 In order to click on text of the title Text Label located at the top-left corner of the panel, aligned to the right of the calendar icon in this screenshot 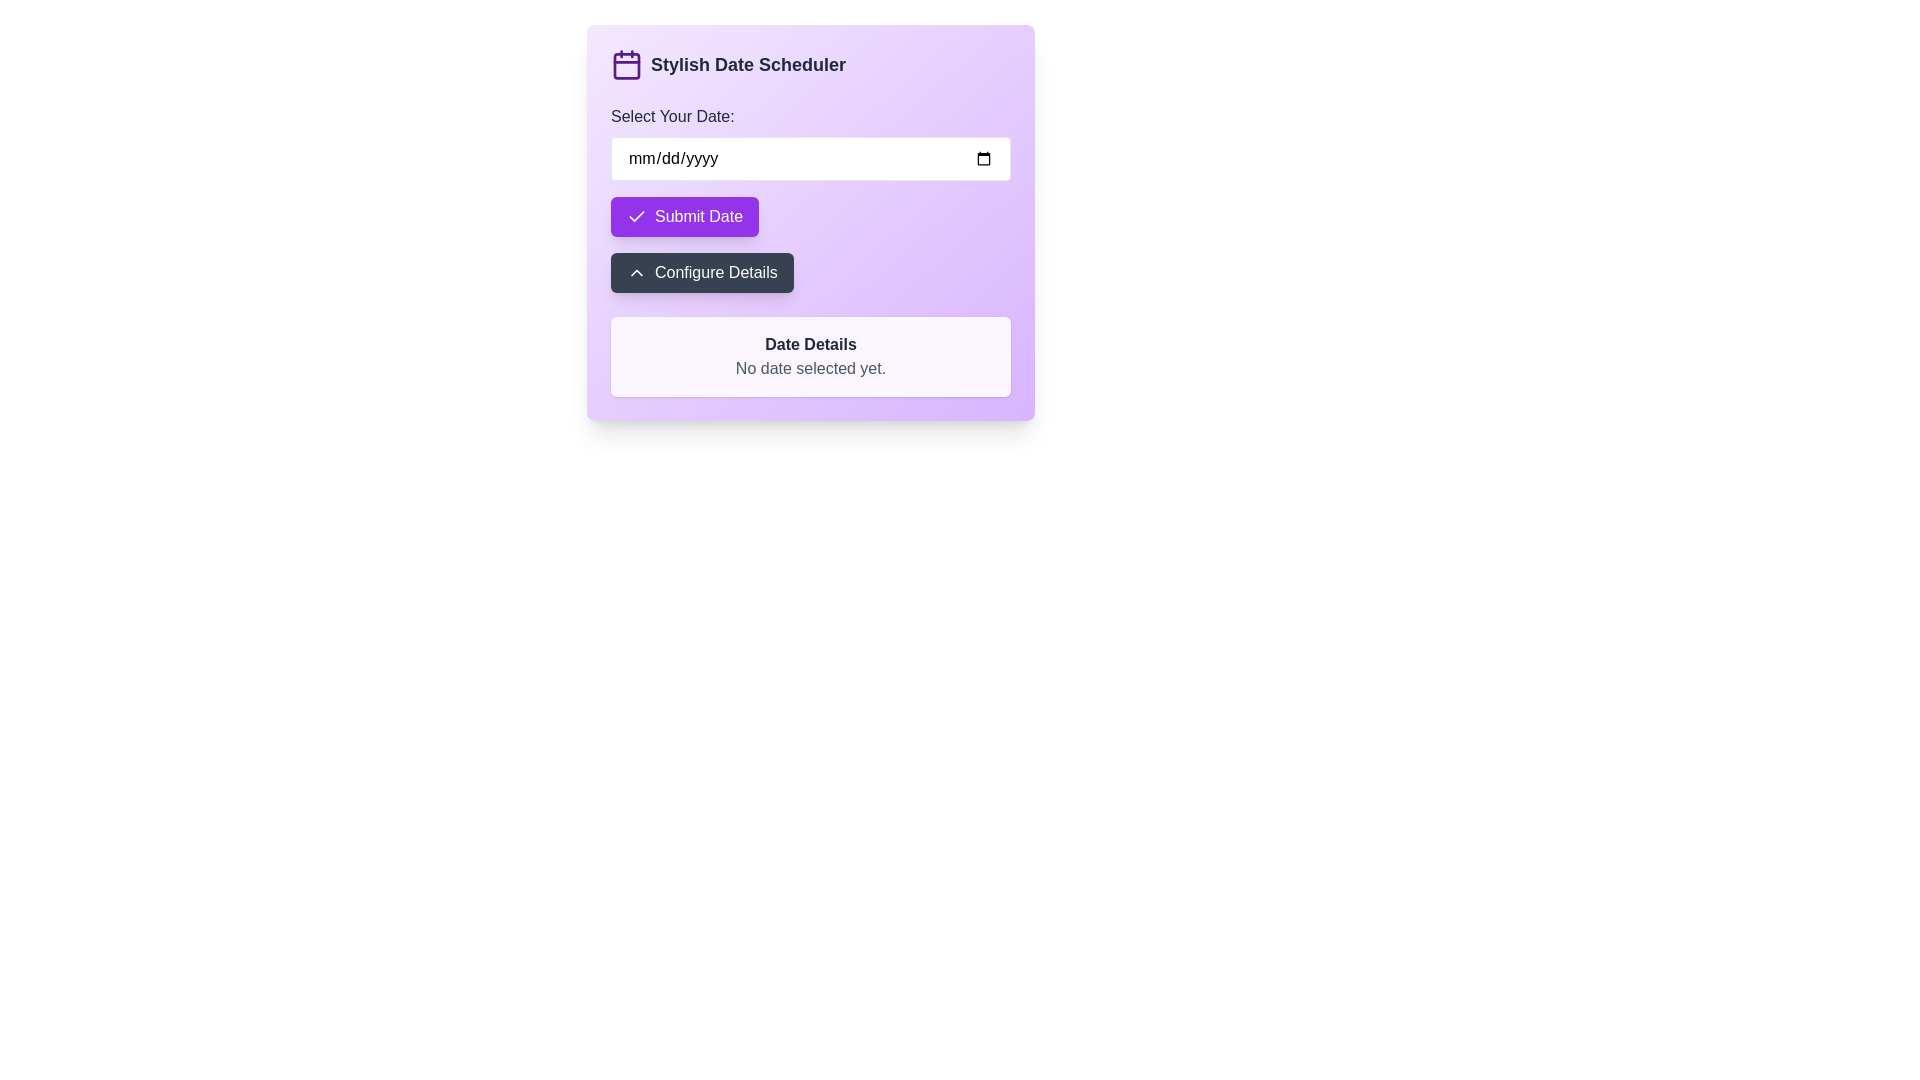, I will do `click(747, 64)`.